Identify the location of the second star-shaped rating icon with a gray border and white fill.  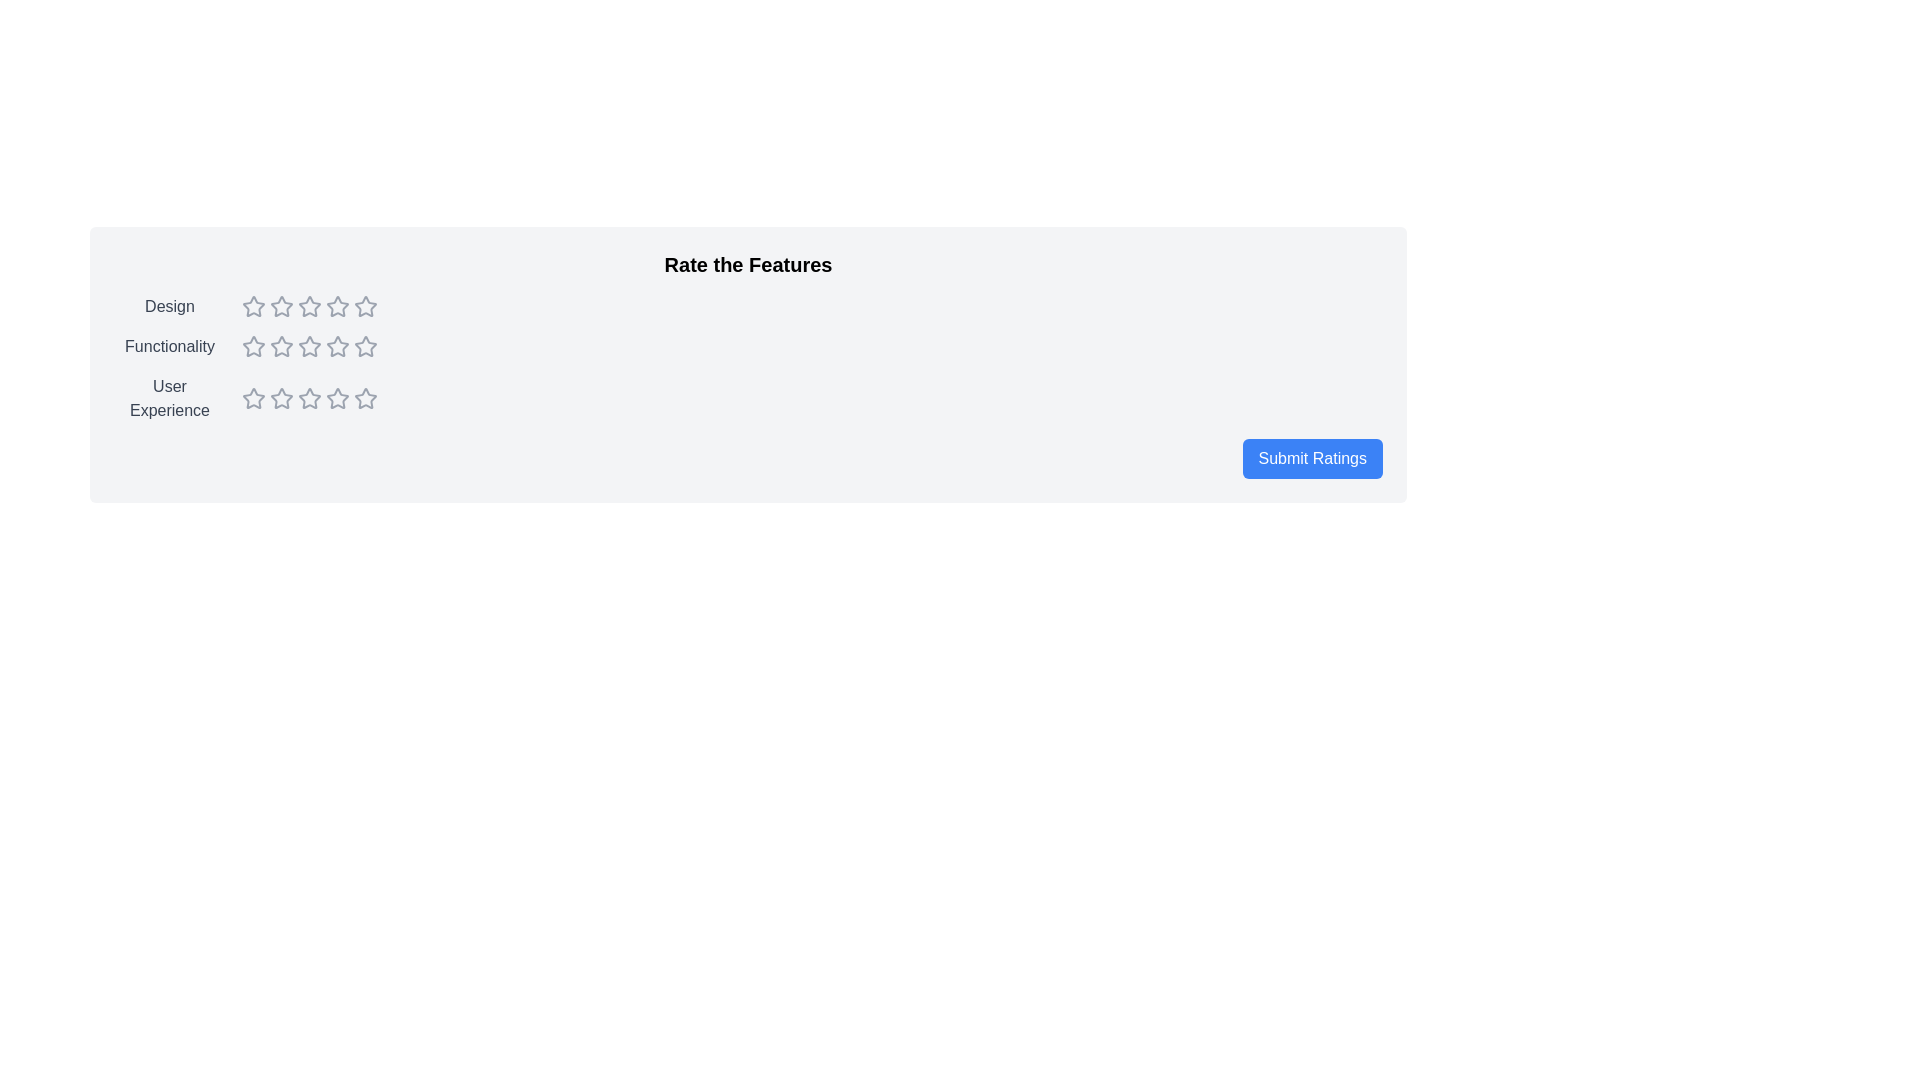
(281, 345).